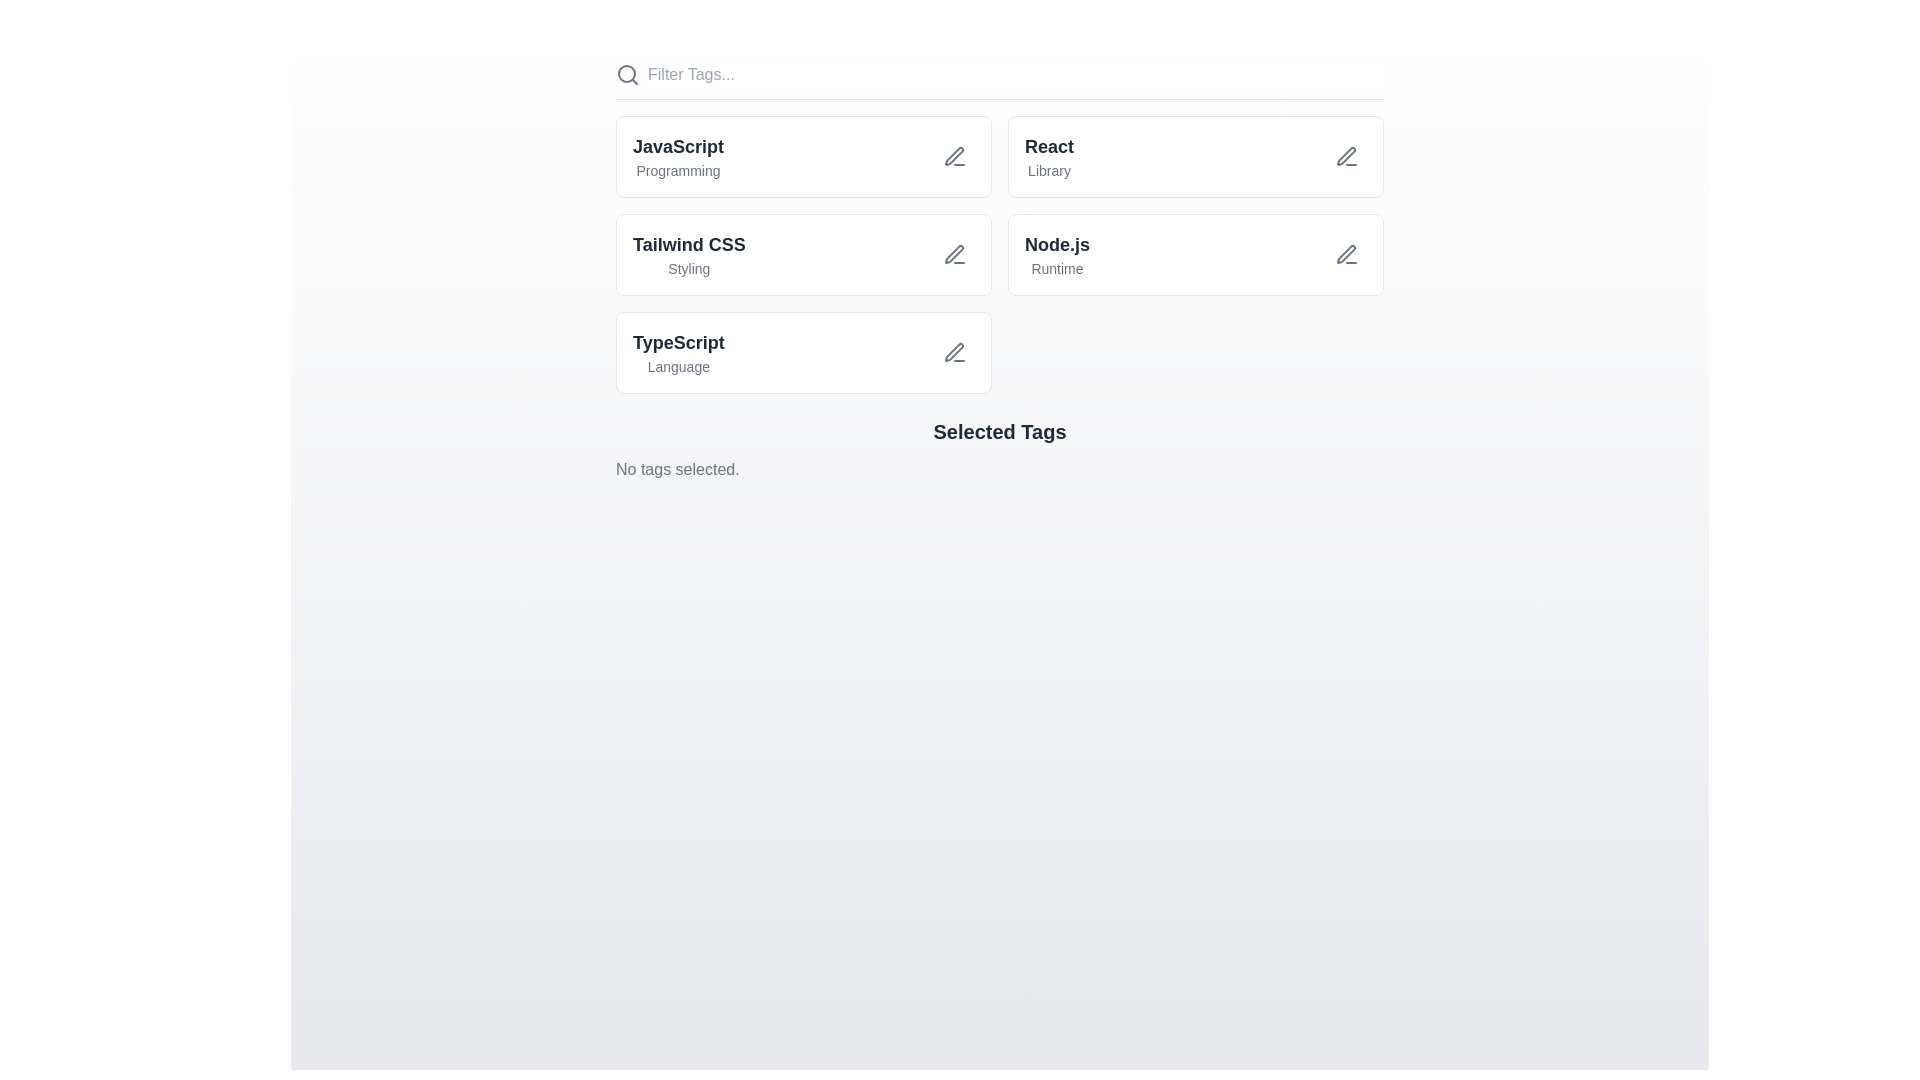  What do you see at coordinates (1048, 145) in the screenshot?
I see `the static text label that serves as a title for the 'React' card, located above the 'Library' label in the top-right card of the grid layout for accessibility navigation` at bounding box center [1048, 145].